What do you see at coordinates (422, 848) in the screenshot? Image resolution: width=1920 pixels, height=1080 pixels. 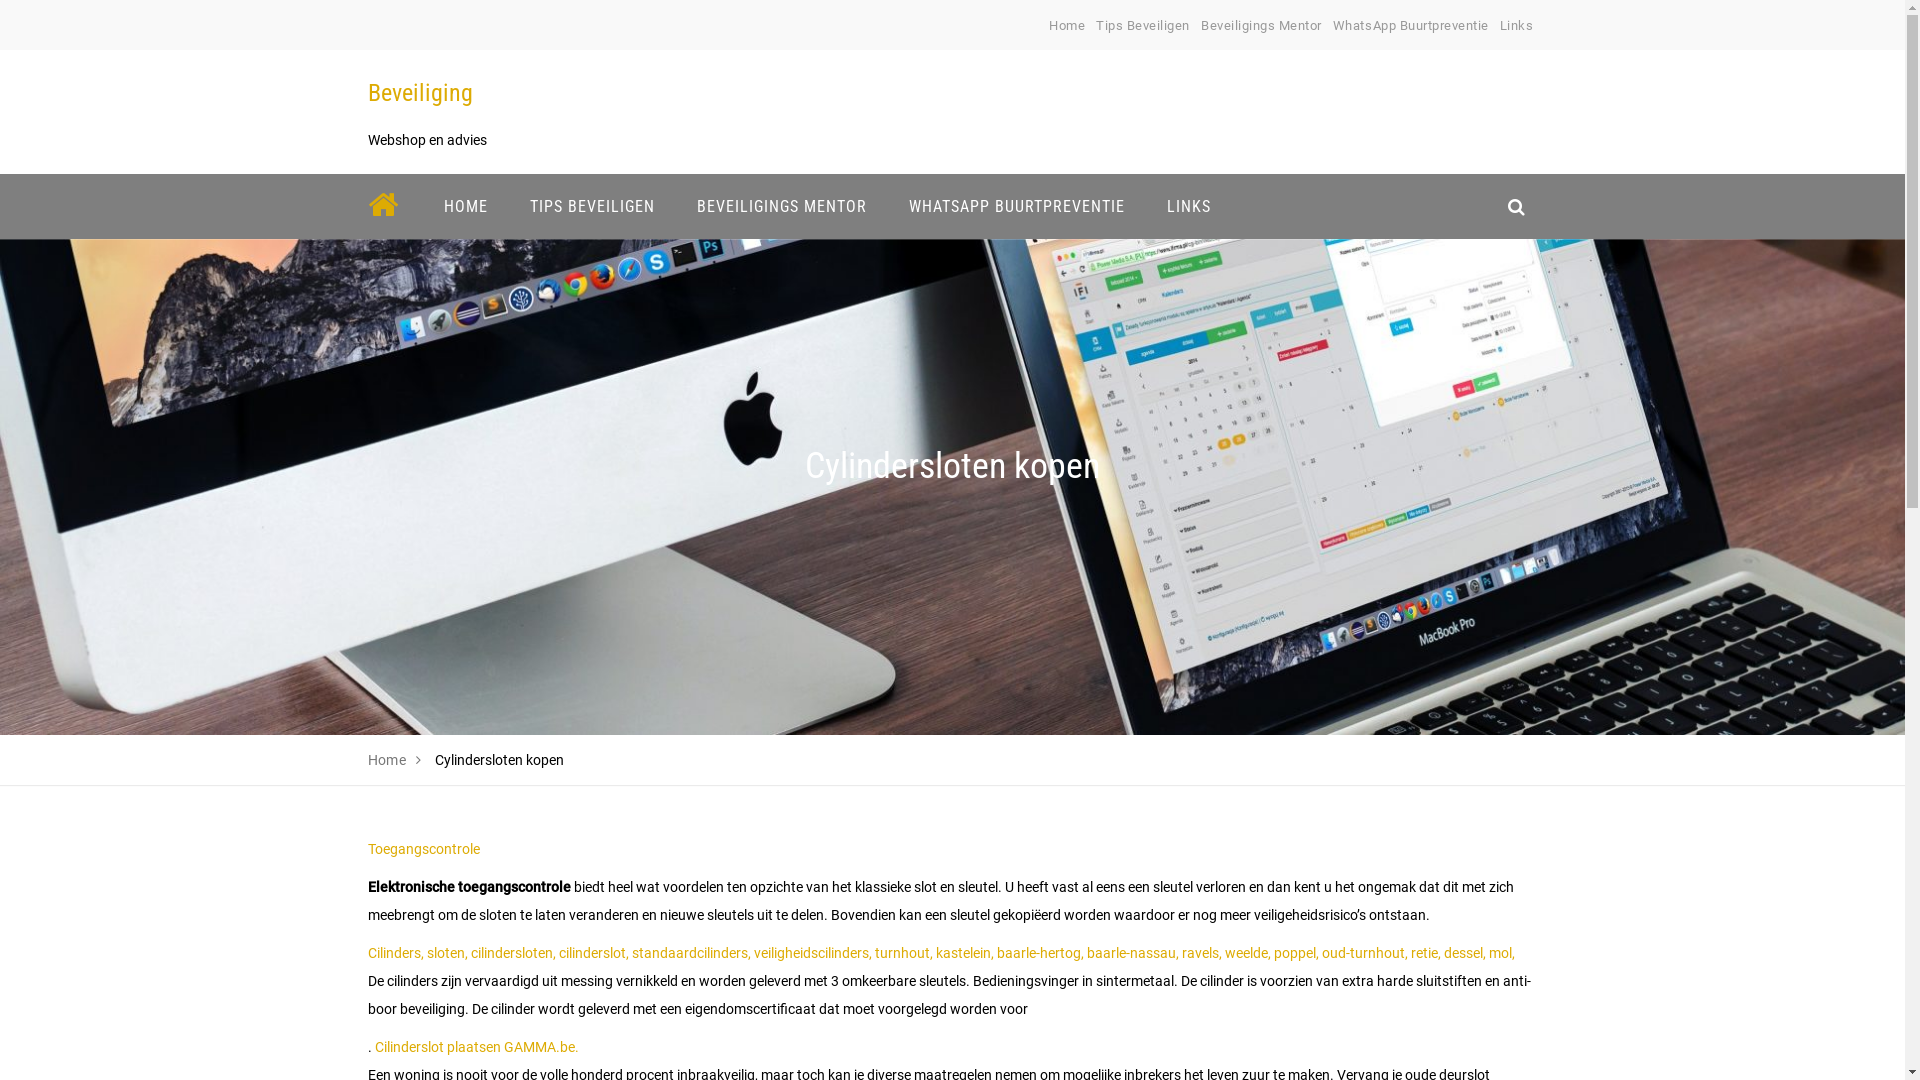 I see `'Toegangscontrole'` at bounding box center [422, 848].